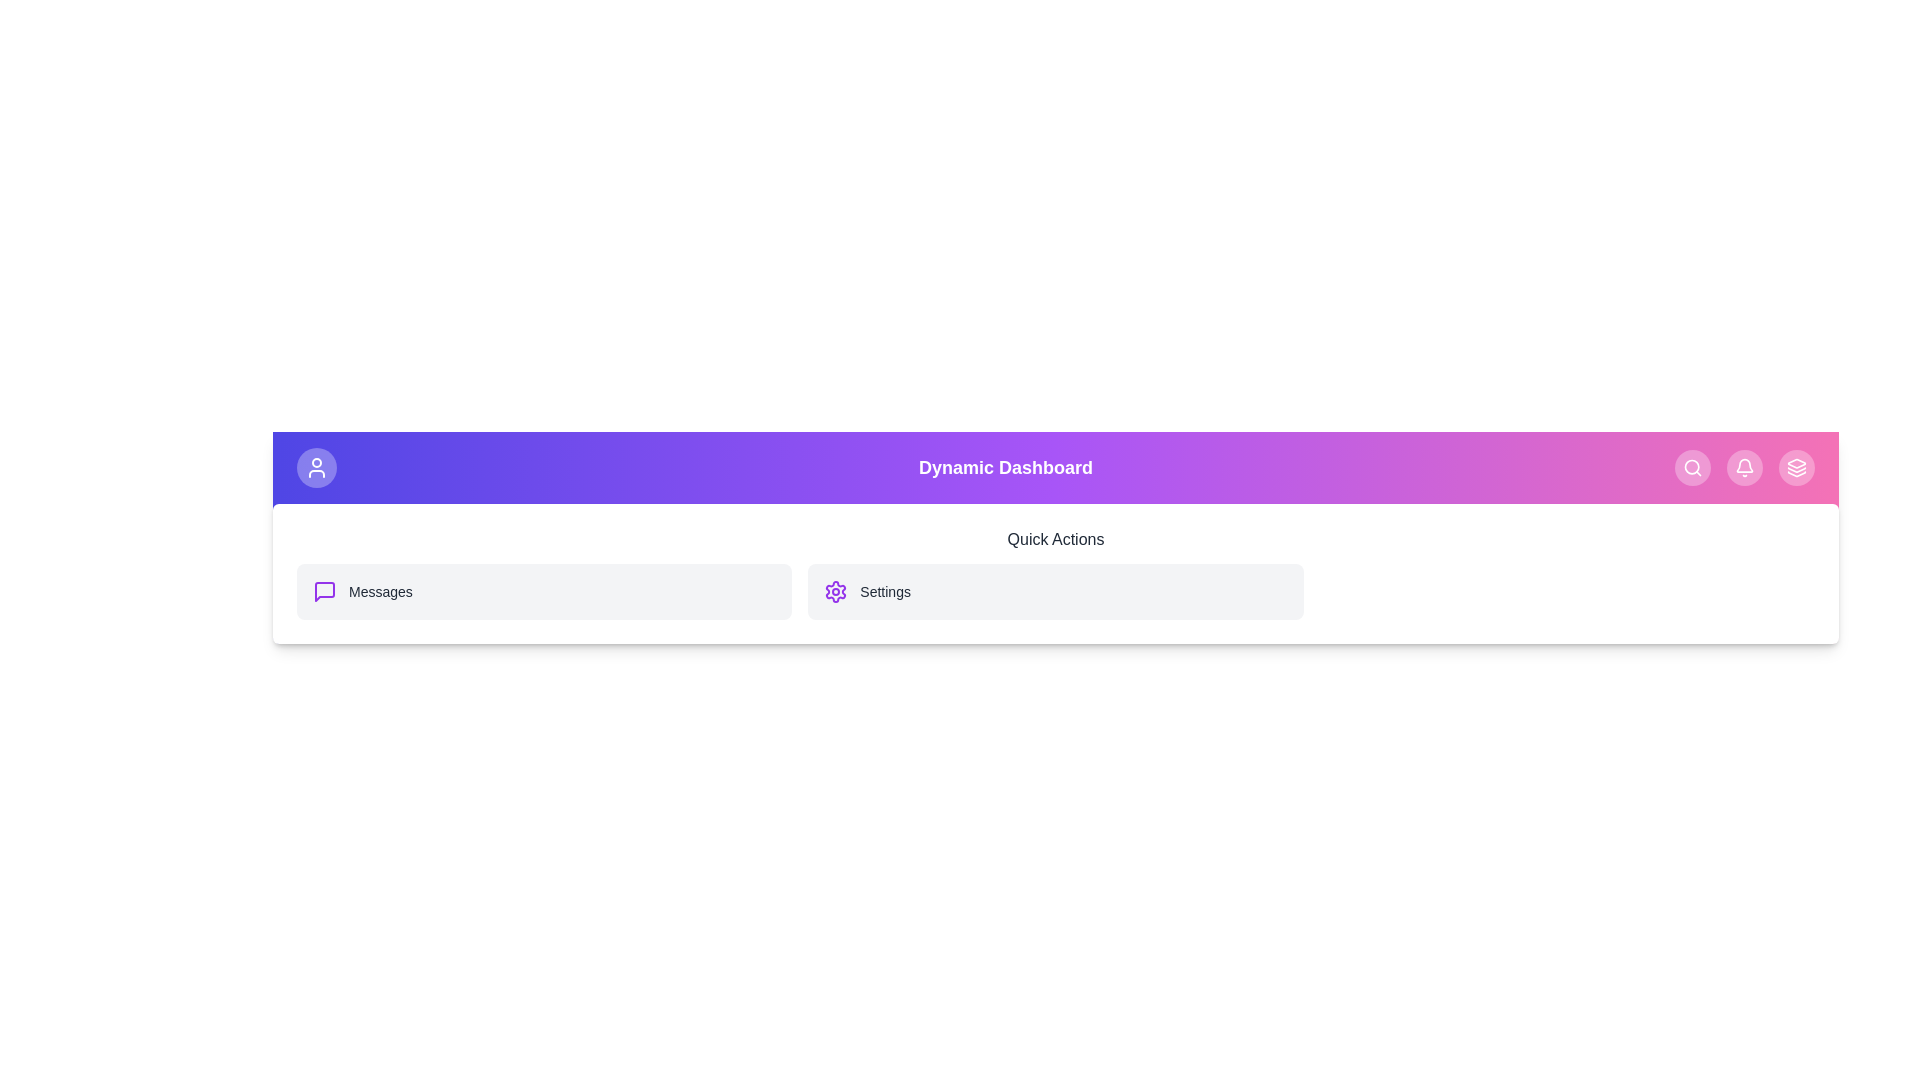 The width and height of the screenshot is (1920, 1080). I want to click on layers icon in the top right corner, so click(1796, 467).